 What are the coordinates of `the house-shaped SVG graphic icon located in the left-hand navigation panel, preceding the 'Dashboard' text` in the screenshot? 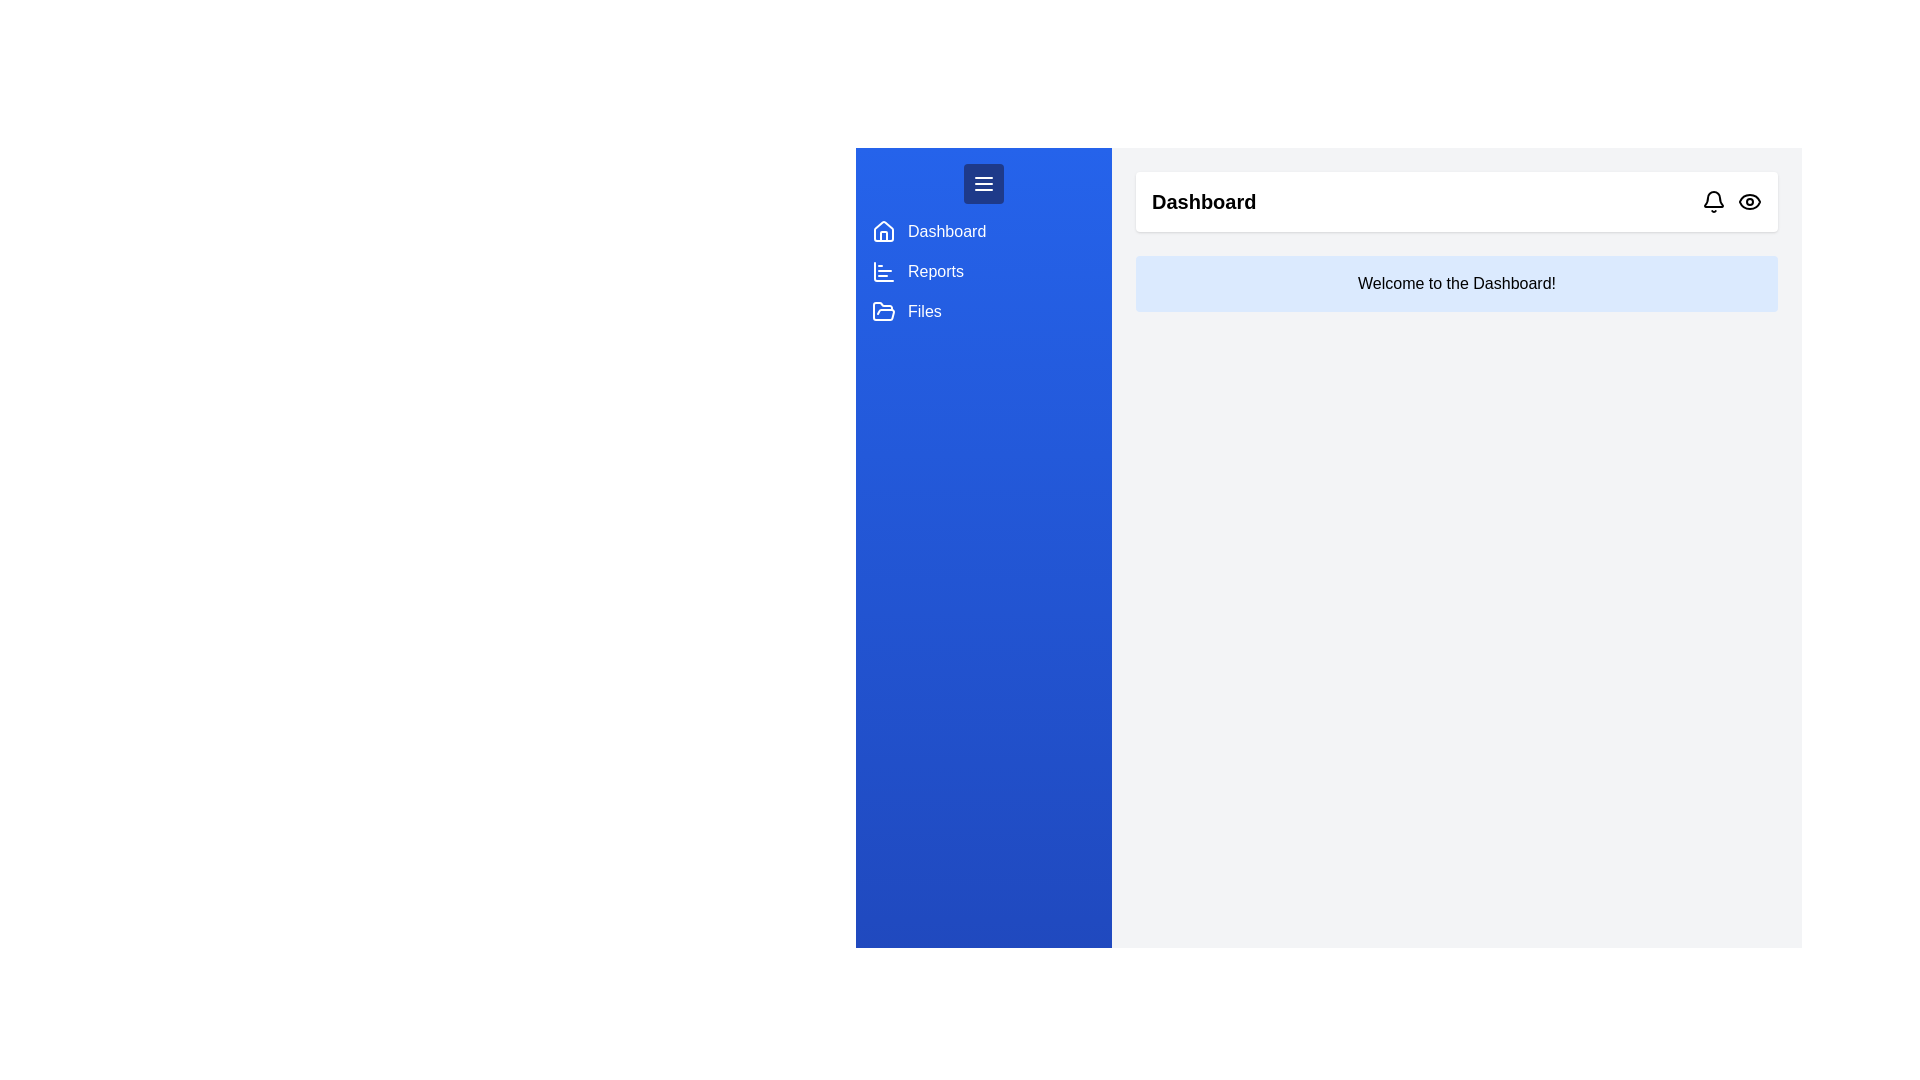 It's located at (882, 230).